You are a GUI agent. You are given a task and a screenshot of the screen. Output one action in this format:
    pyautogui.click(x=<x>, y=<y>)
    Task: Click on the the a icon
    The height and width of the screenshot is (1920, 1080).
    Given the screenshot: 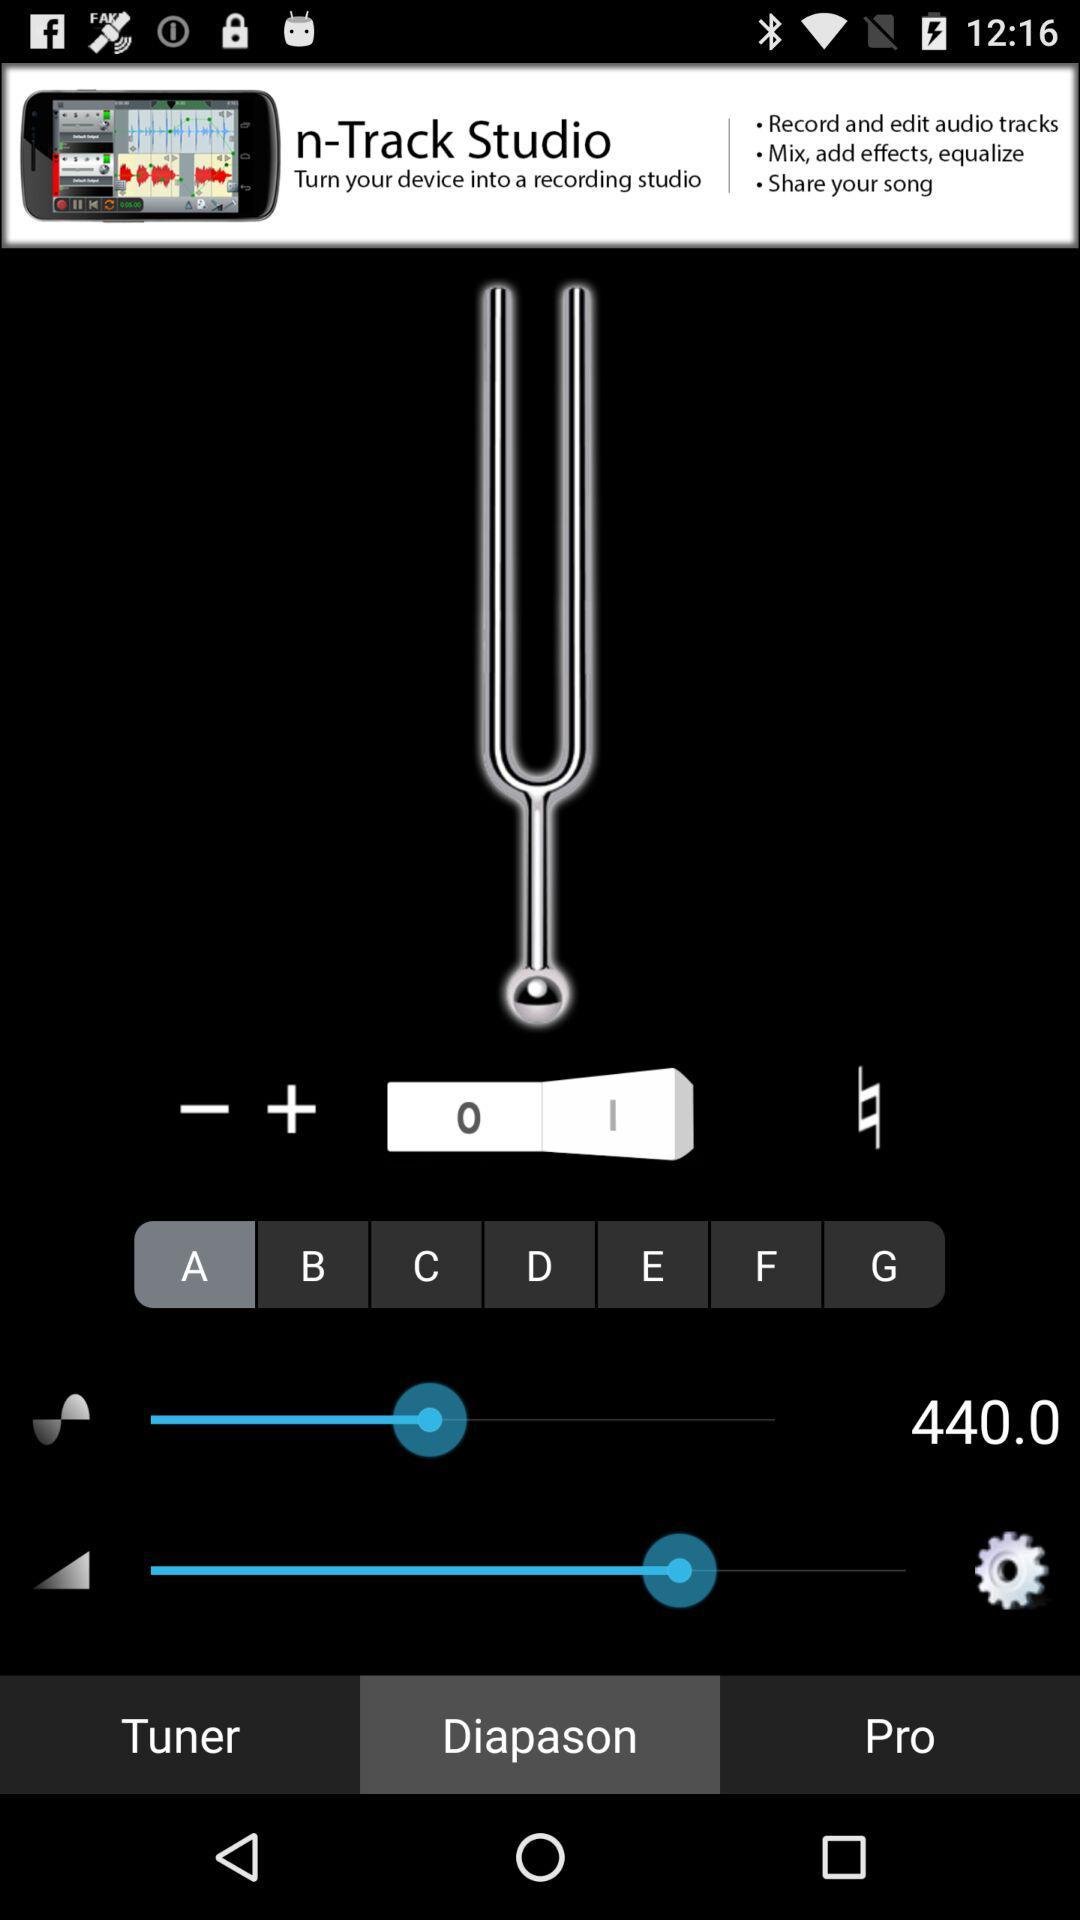 What is the action you would take?
    pyautogui.click(x=194, y=1263)
    